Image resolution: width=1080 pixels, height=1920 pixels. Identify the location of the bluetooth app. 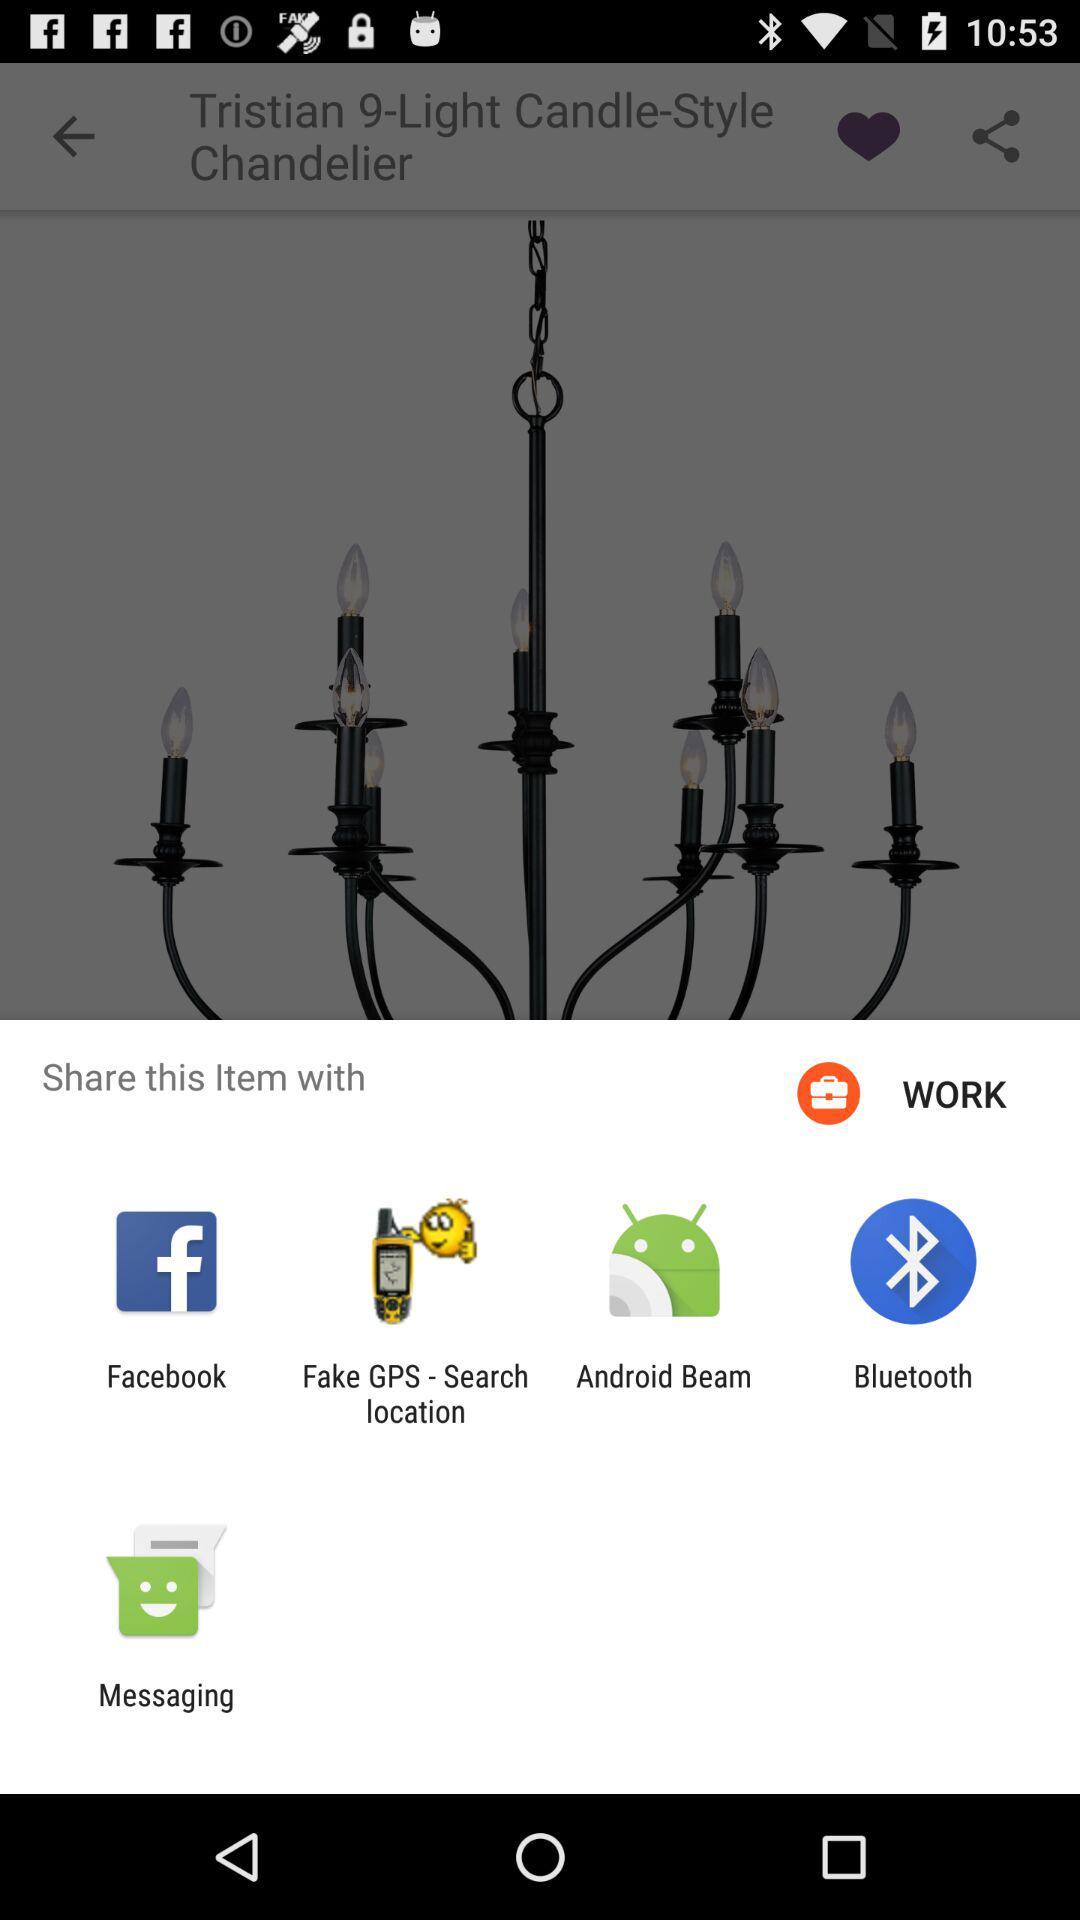
(913, 1392).